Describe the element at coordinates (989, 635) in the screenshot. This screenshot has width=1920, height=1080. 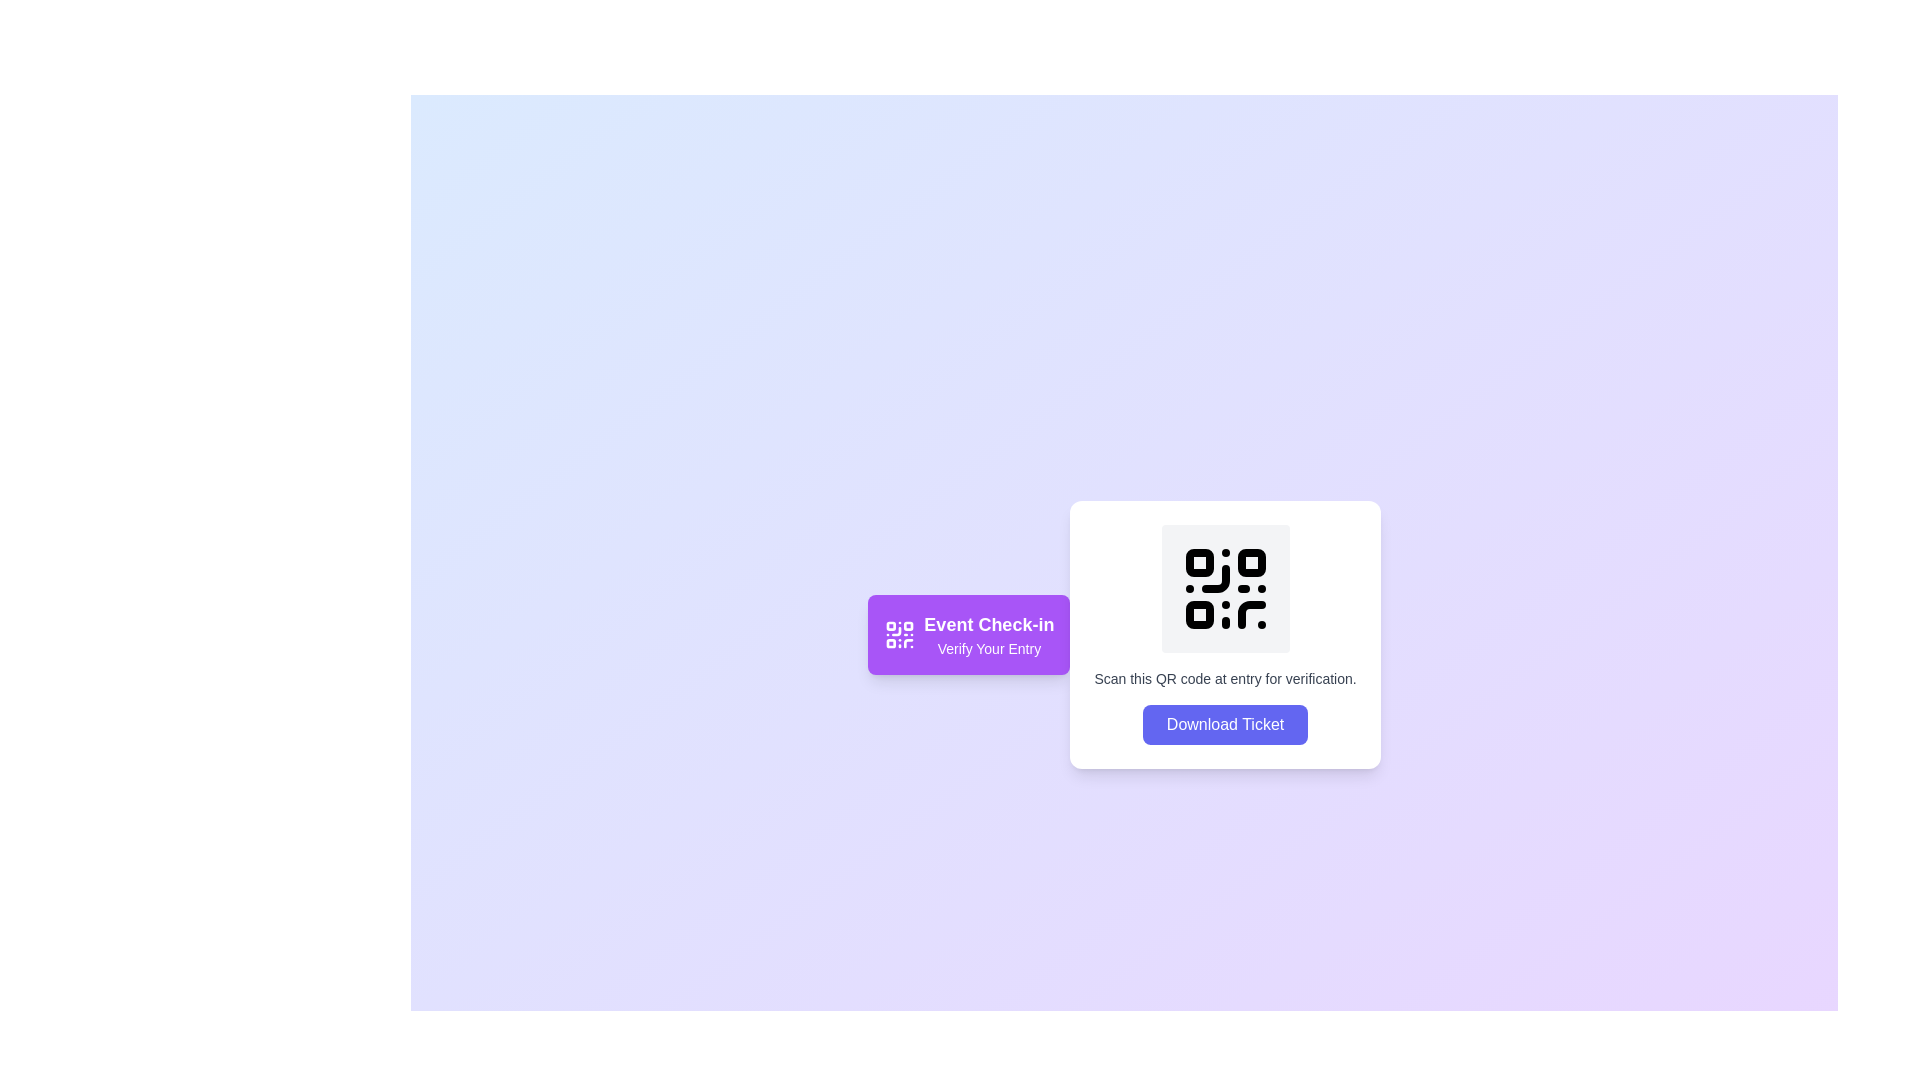
I see `the 'Event Check-in' text label located within a purple rectangular button on the left side of the interface, which contains the text 'Verify Your Entry' below it` at that location.